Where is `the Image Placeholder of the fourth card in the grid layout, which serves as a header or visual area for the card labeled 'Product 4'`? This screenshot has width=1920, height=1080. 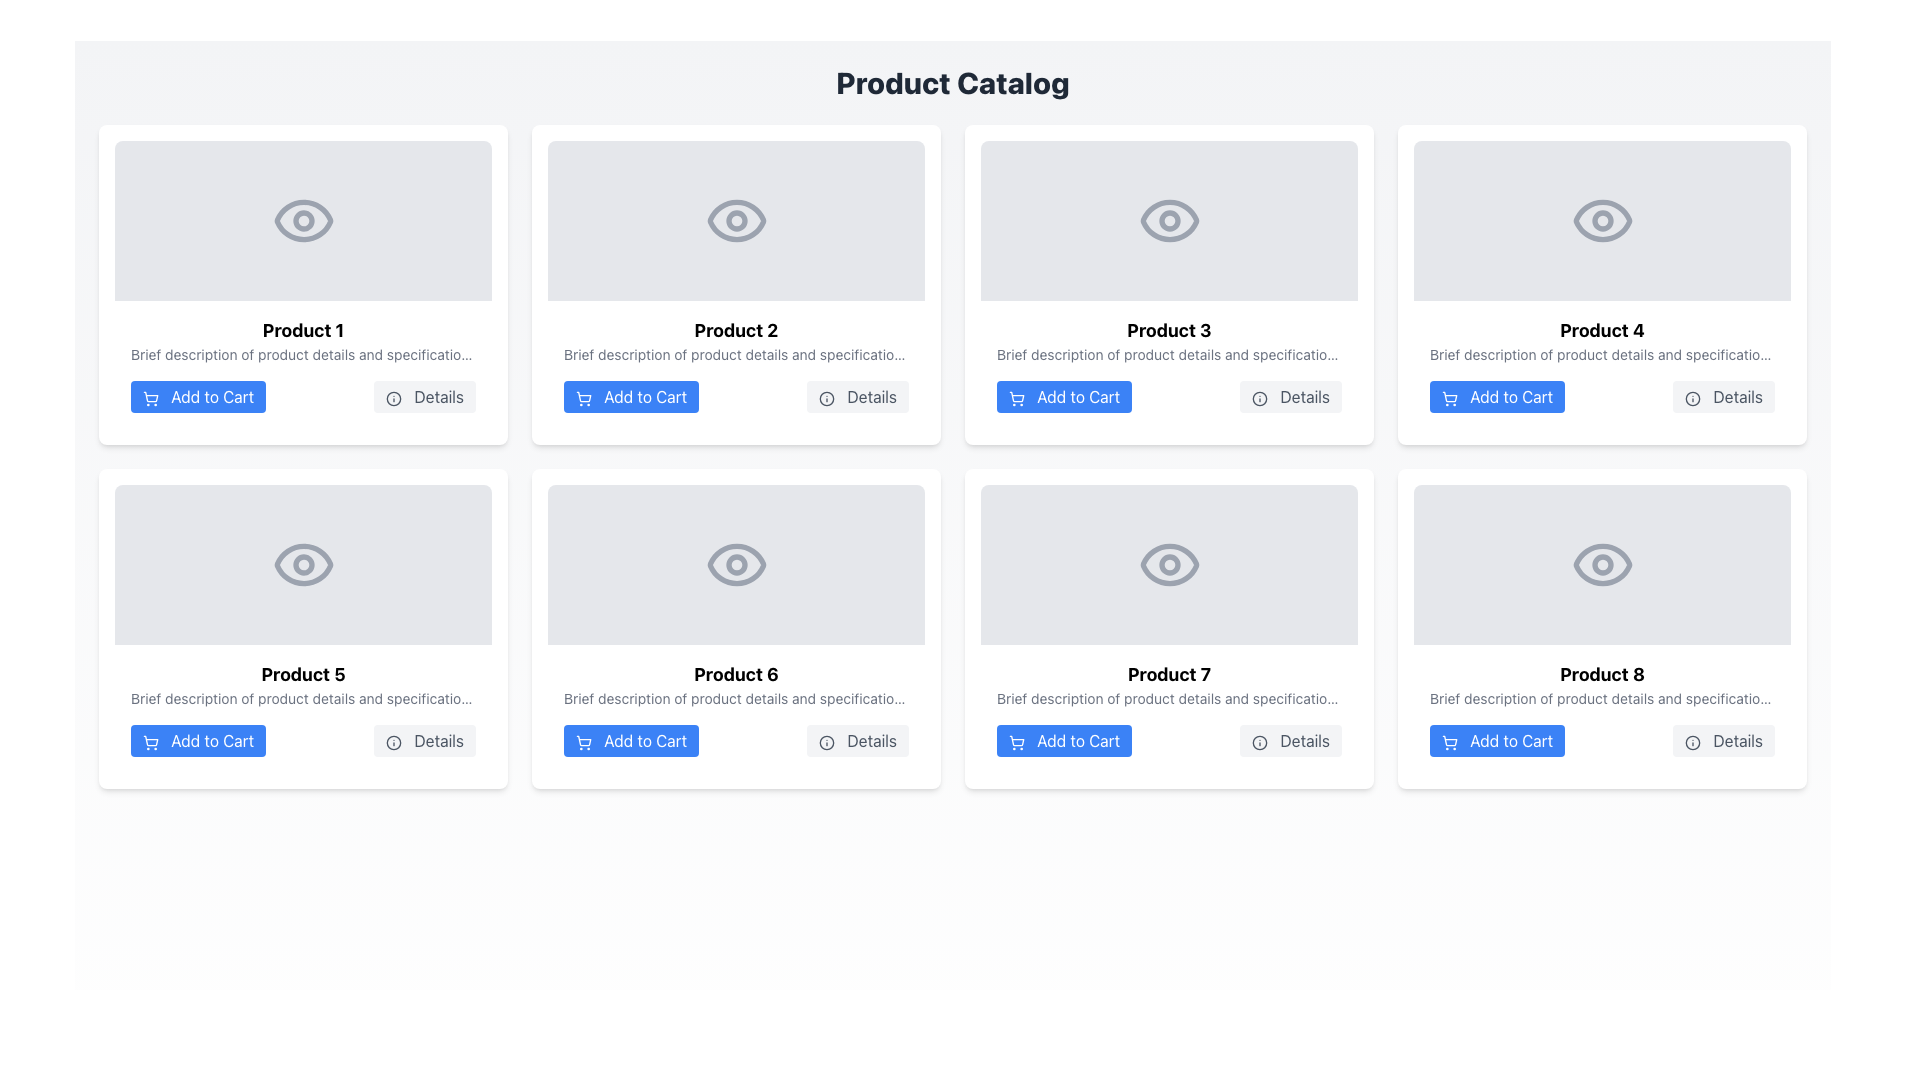 the Image Placeholder of the fourth card in the grid layout, which serves as a header or visual area for the card labeled 'Product 4' is located at coordinates (1602, 220).